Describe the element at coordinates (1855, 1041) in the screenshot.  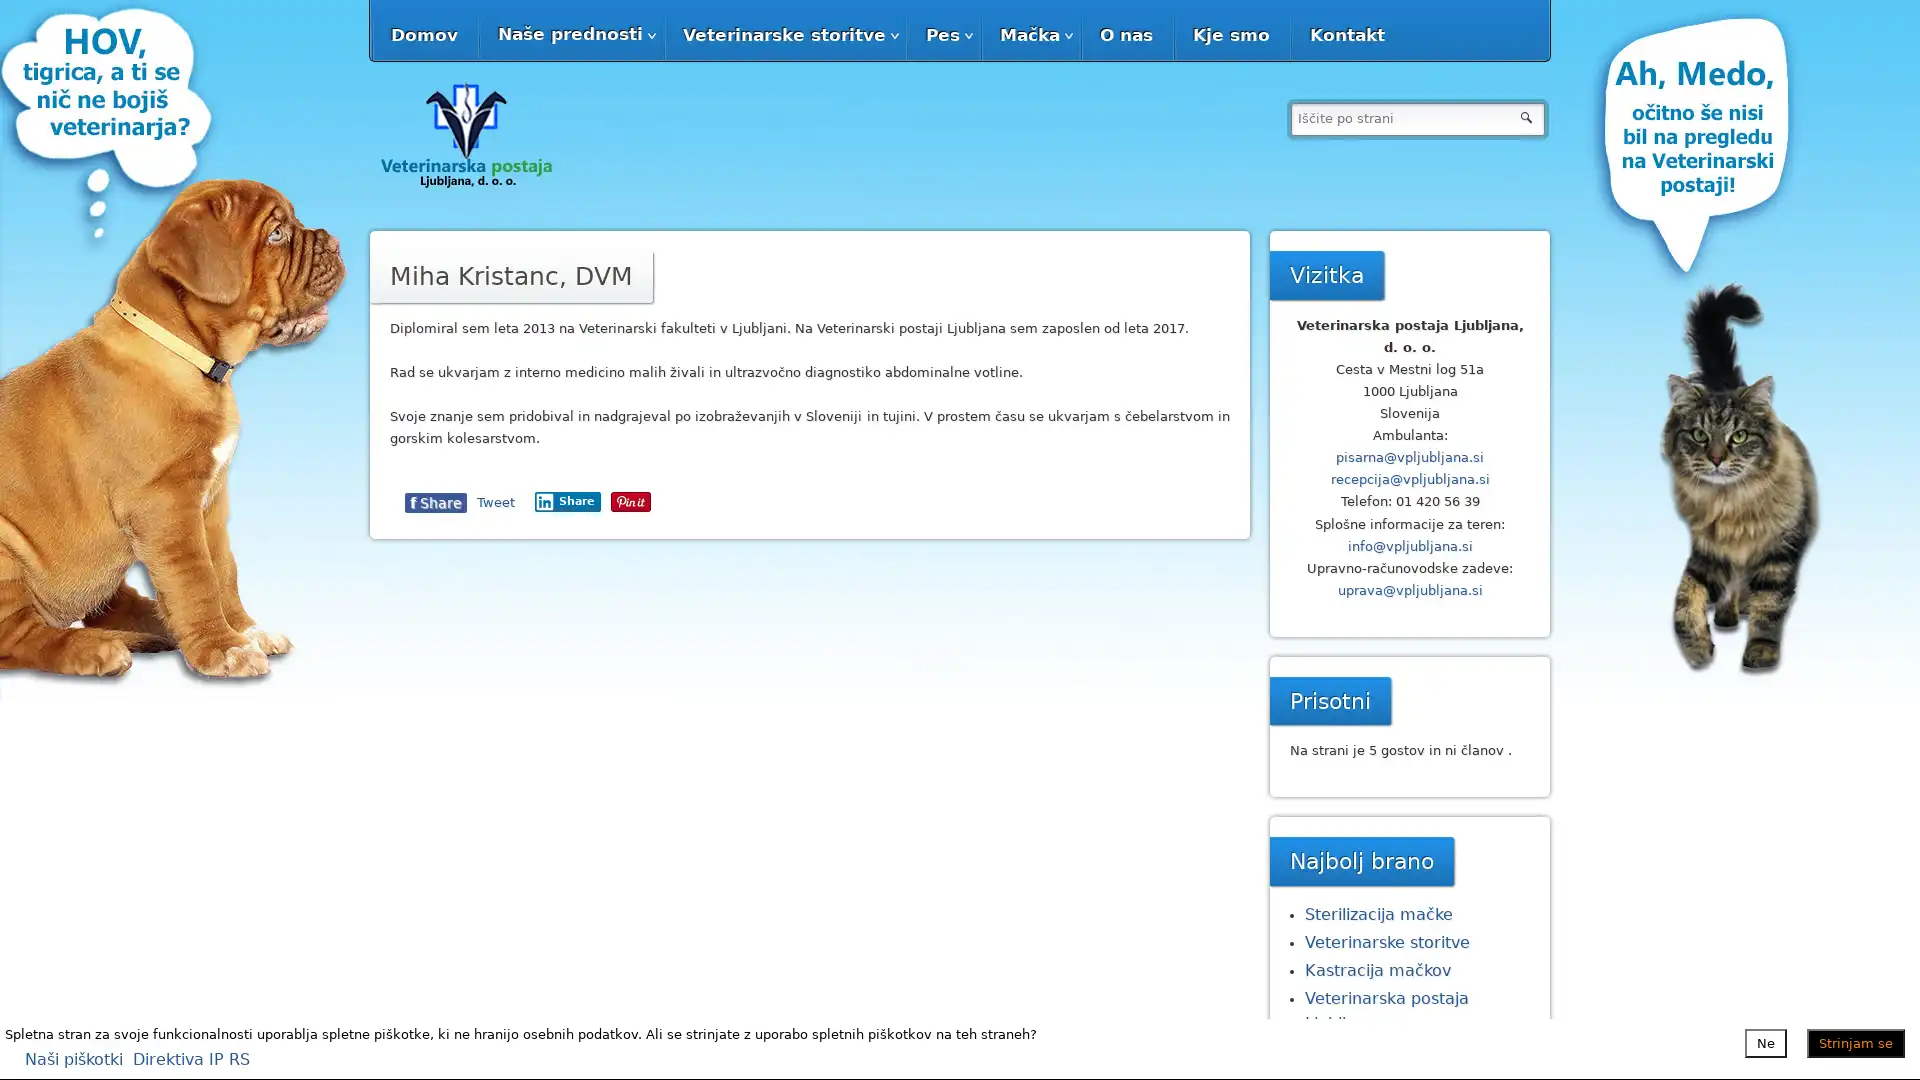
I see `Strinjam se` at that location.